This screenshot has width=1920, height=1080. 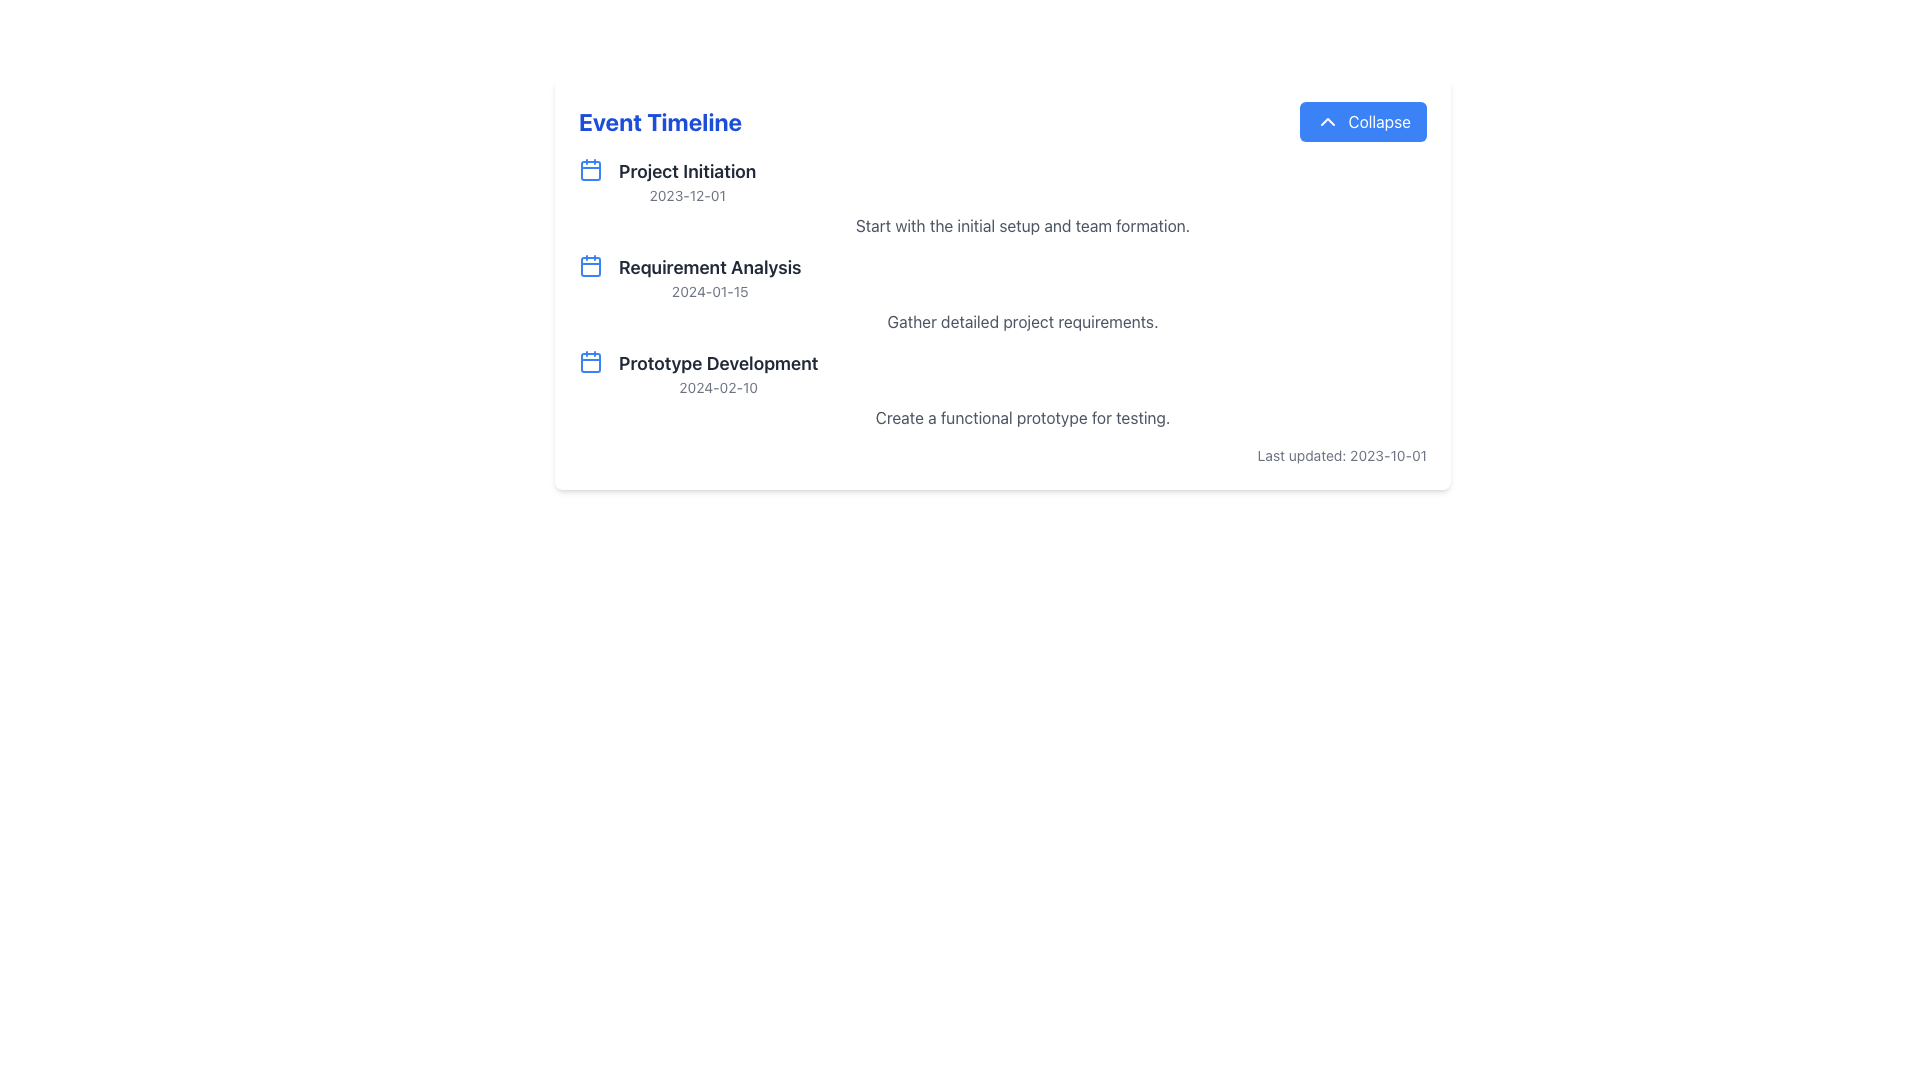 What do you see at coordinates (1328, 122) in the screenshot?
I see `the icon located to the left of the 'Collapse' text within the blue button to trigger a tooltip or visual change` at bounding box center [1328, 122].